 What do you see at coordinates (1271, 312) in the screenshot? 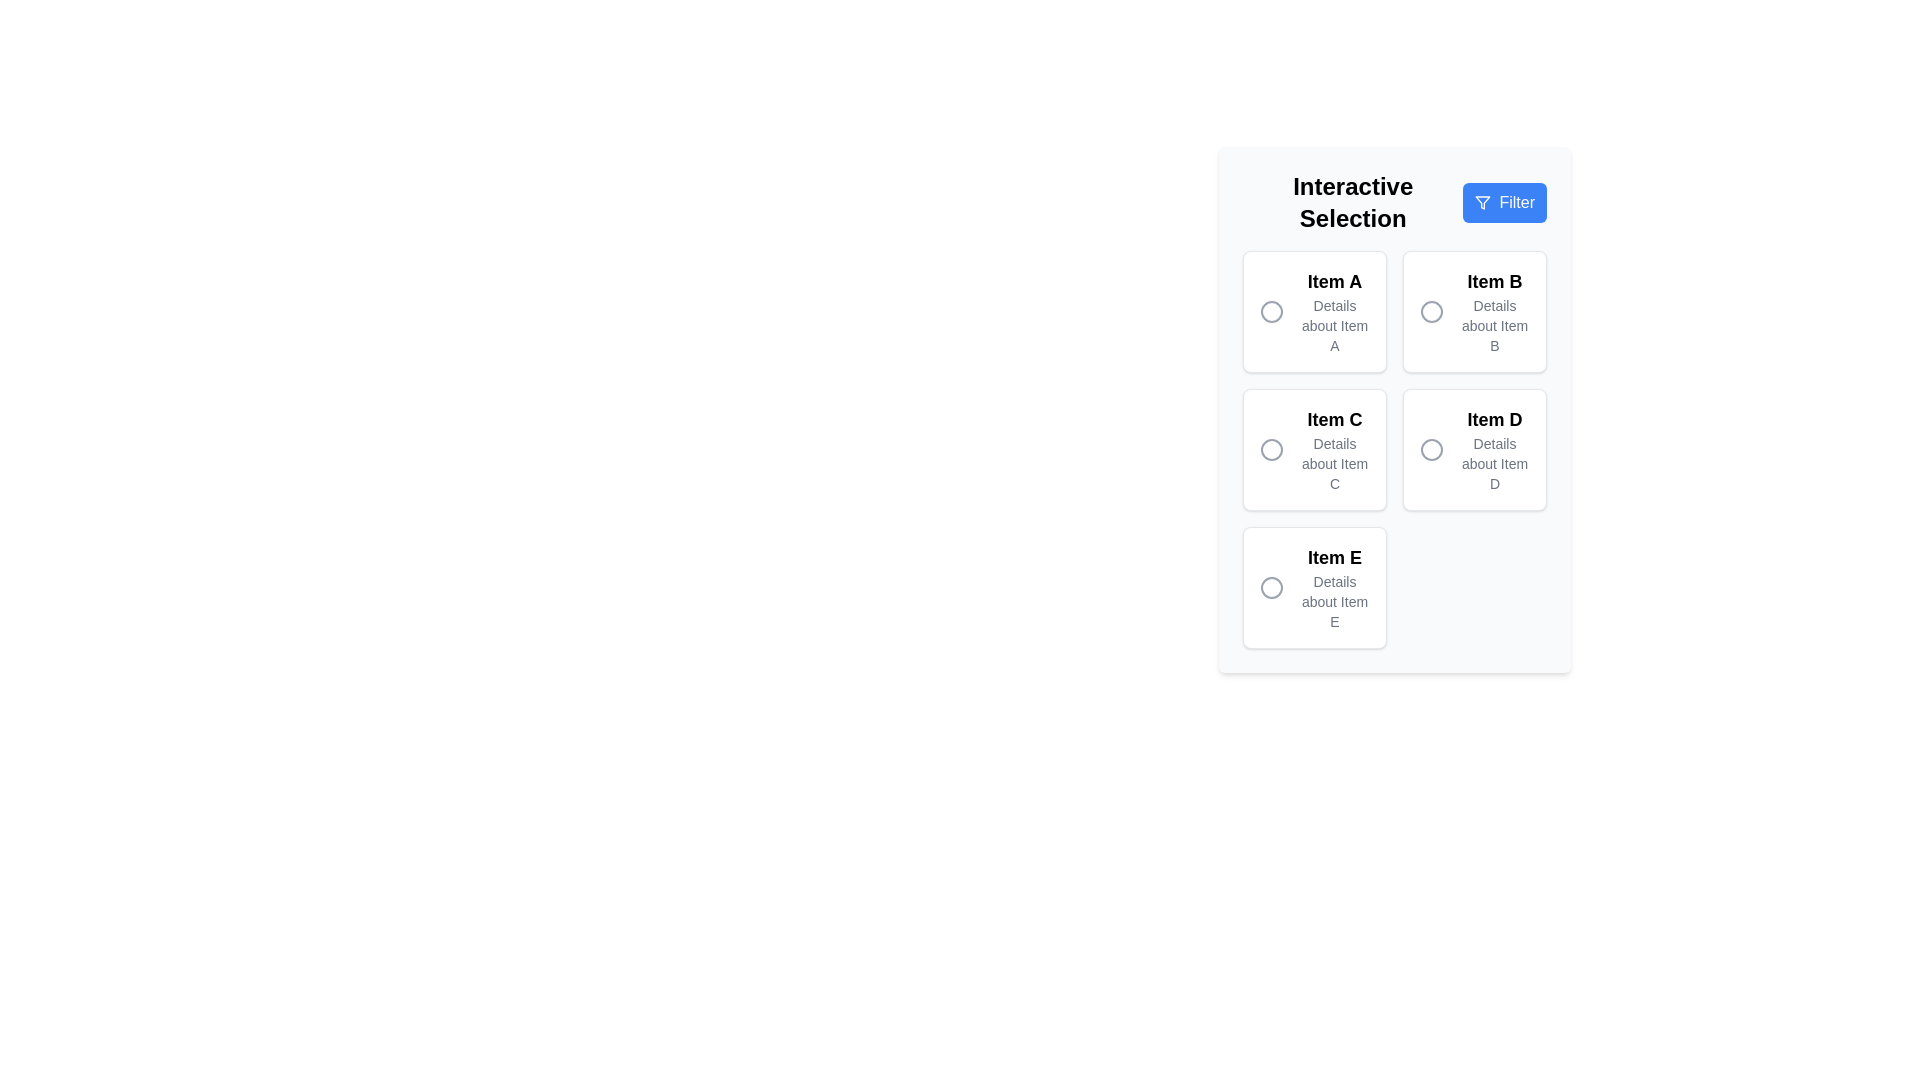
I see `the radio button located to the left of the text 'Item A'` at bounding box center [1271, 312].